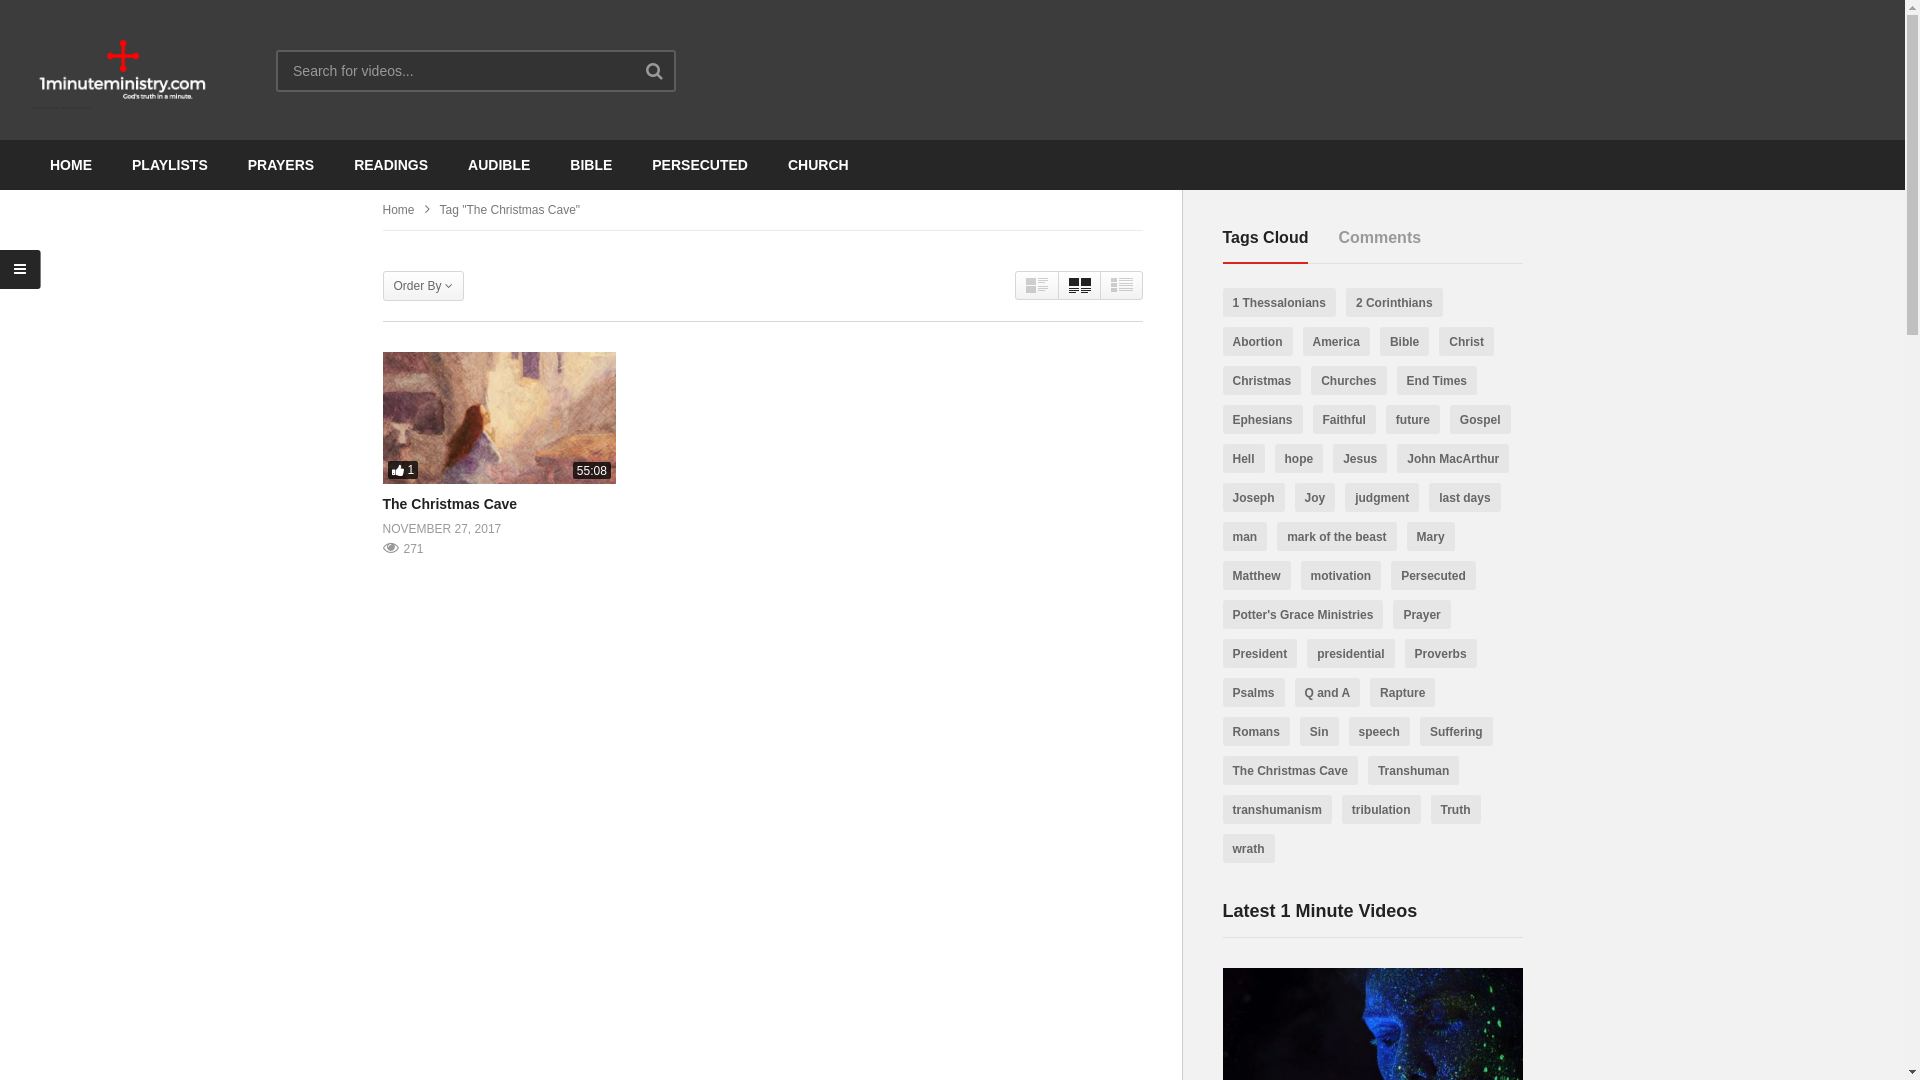  I want to click on 'mark of the beast', so click(1336, 535).